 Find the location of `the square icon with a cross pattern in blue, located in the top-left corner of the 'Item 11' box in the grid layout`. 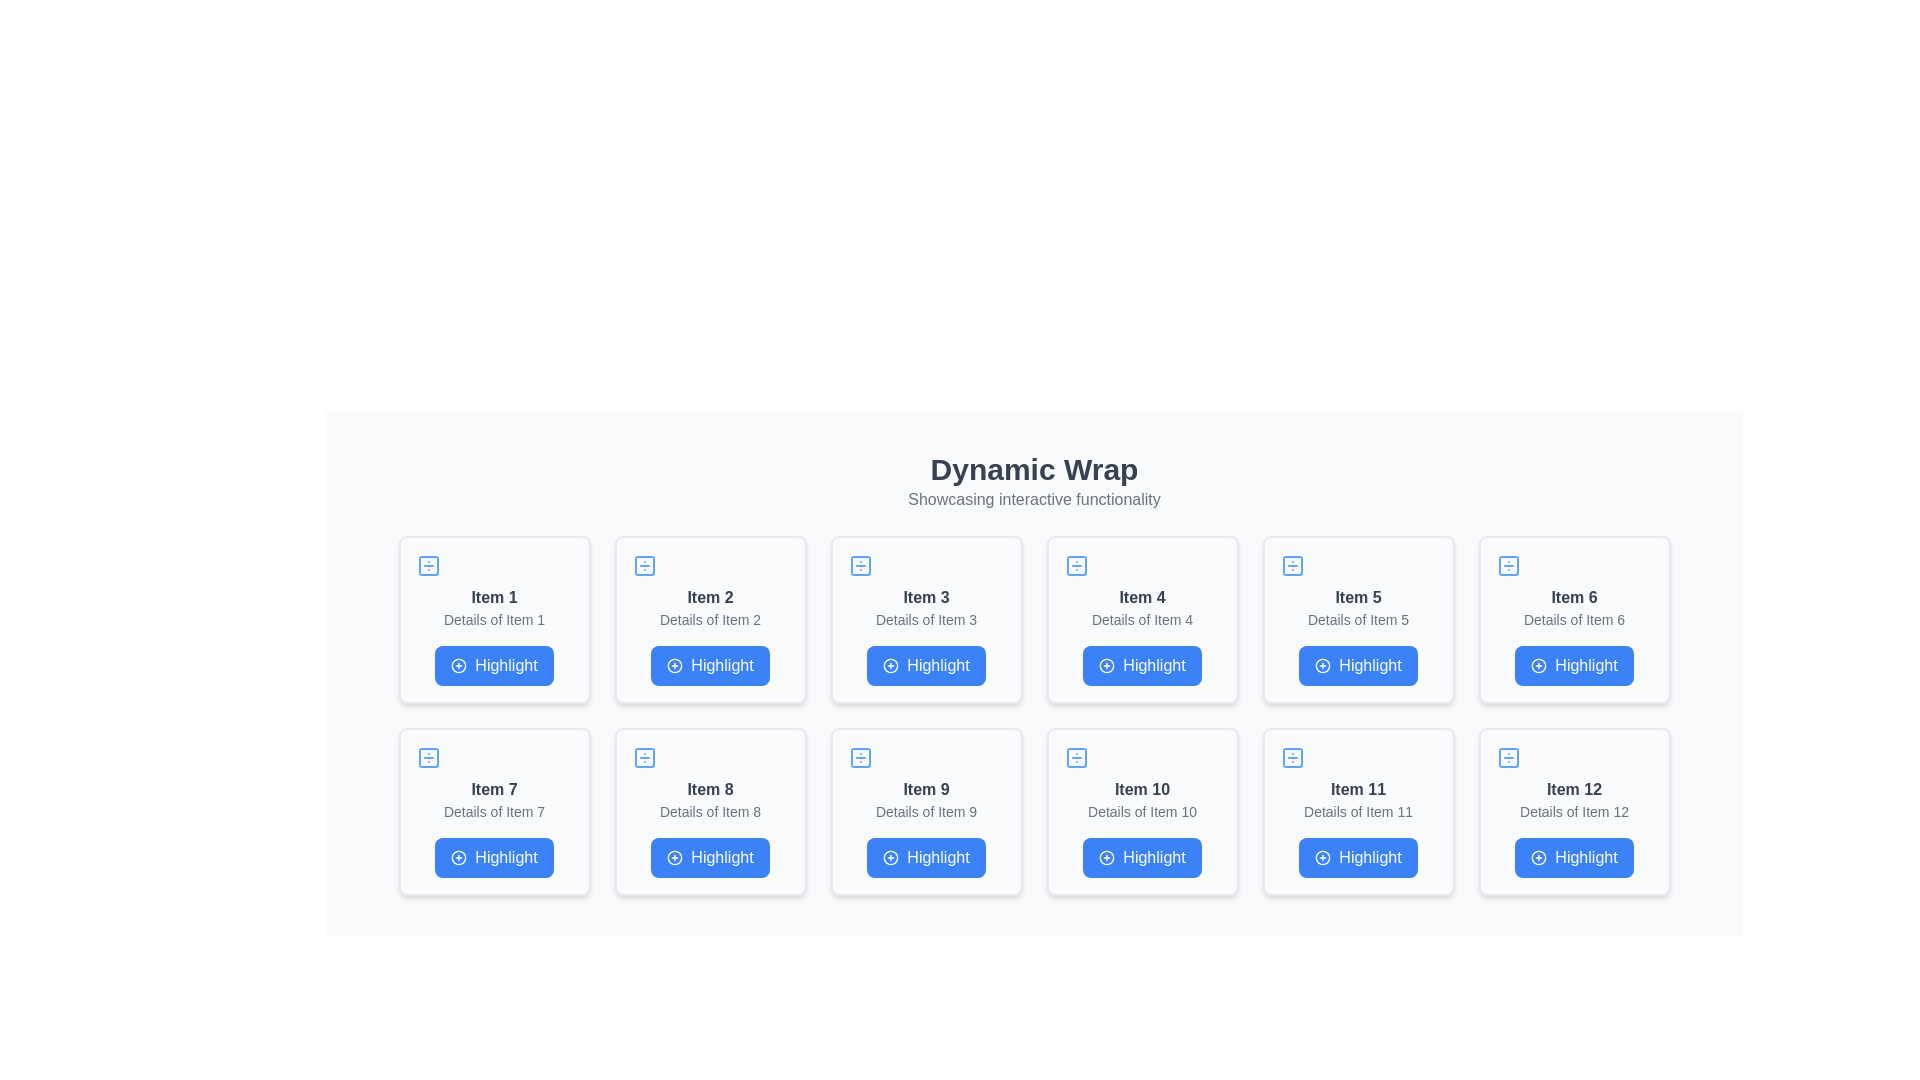

the square icon with a cross pattern in blue, located in the top-left corner of the 'Item 11' box in the grid layout is located at coordinates (1292, 758).